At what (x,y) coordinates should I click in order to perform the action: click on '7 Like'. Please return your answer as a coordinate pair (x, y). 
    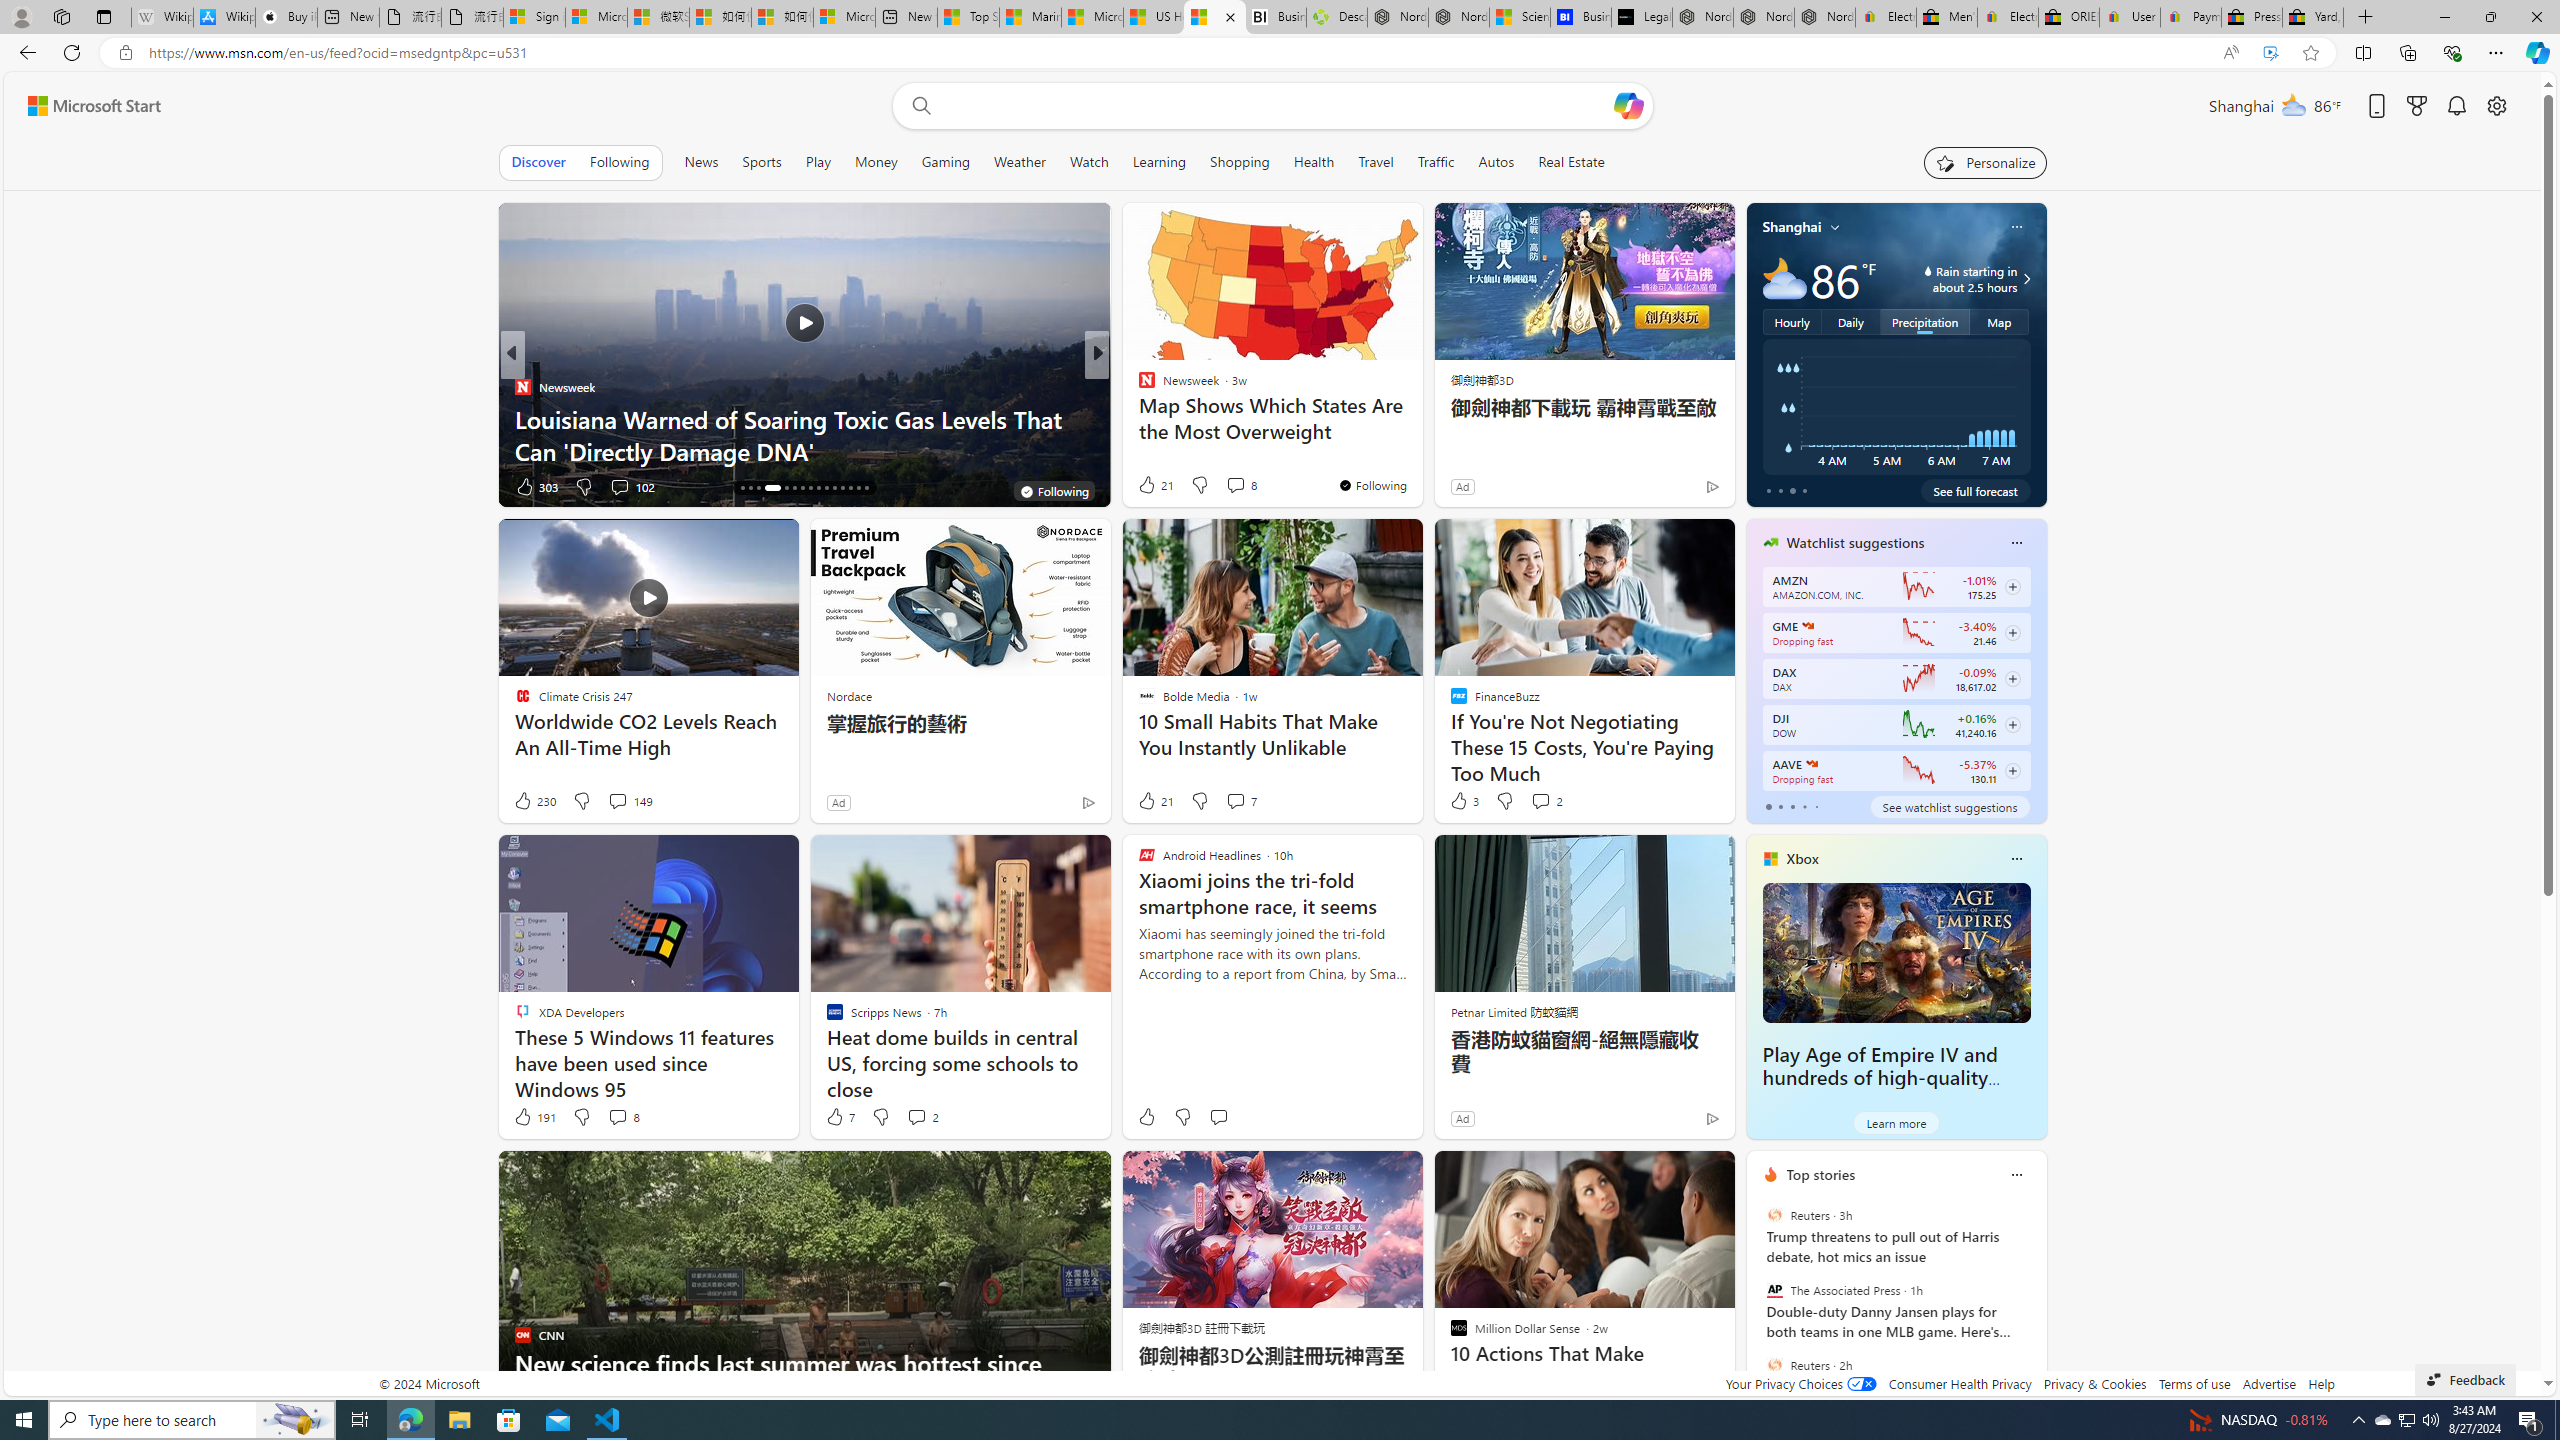
    Looking at the image, I should click on (839, 1115).